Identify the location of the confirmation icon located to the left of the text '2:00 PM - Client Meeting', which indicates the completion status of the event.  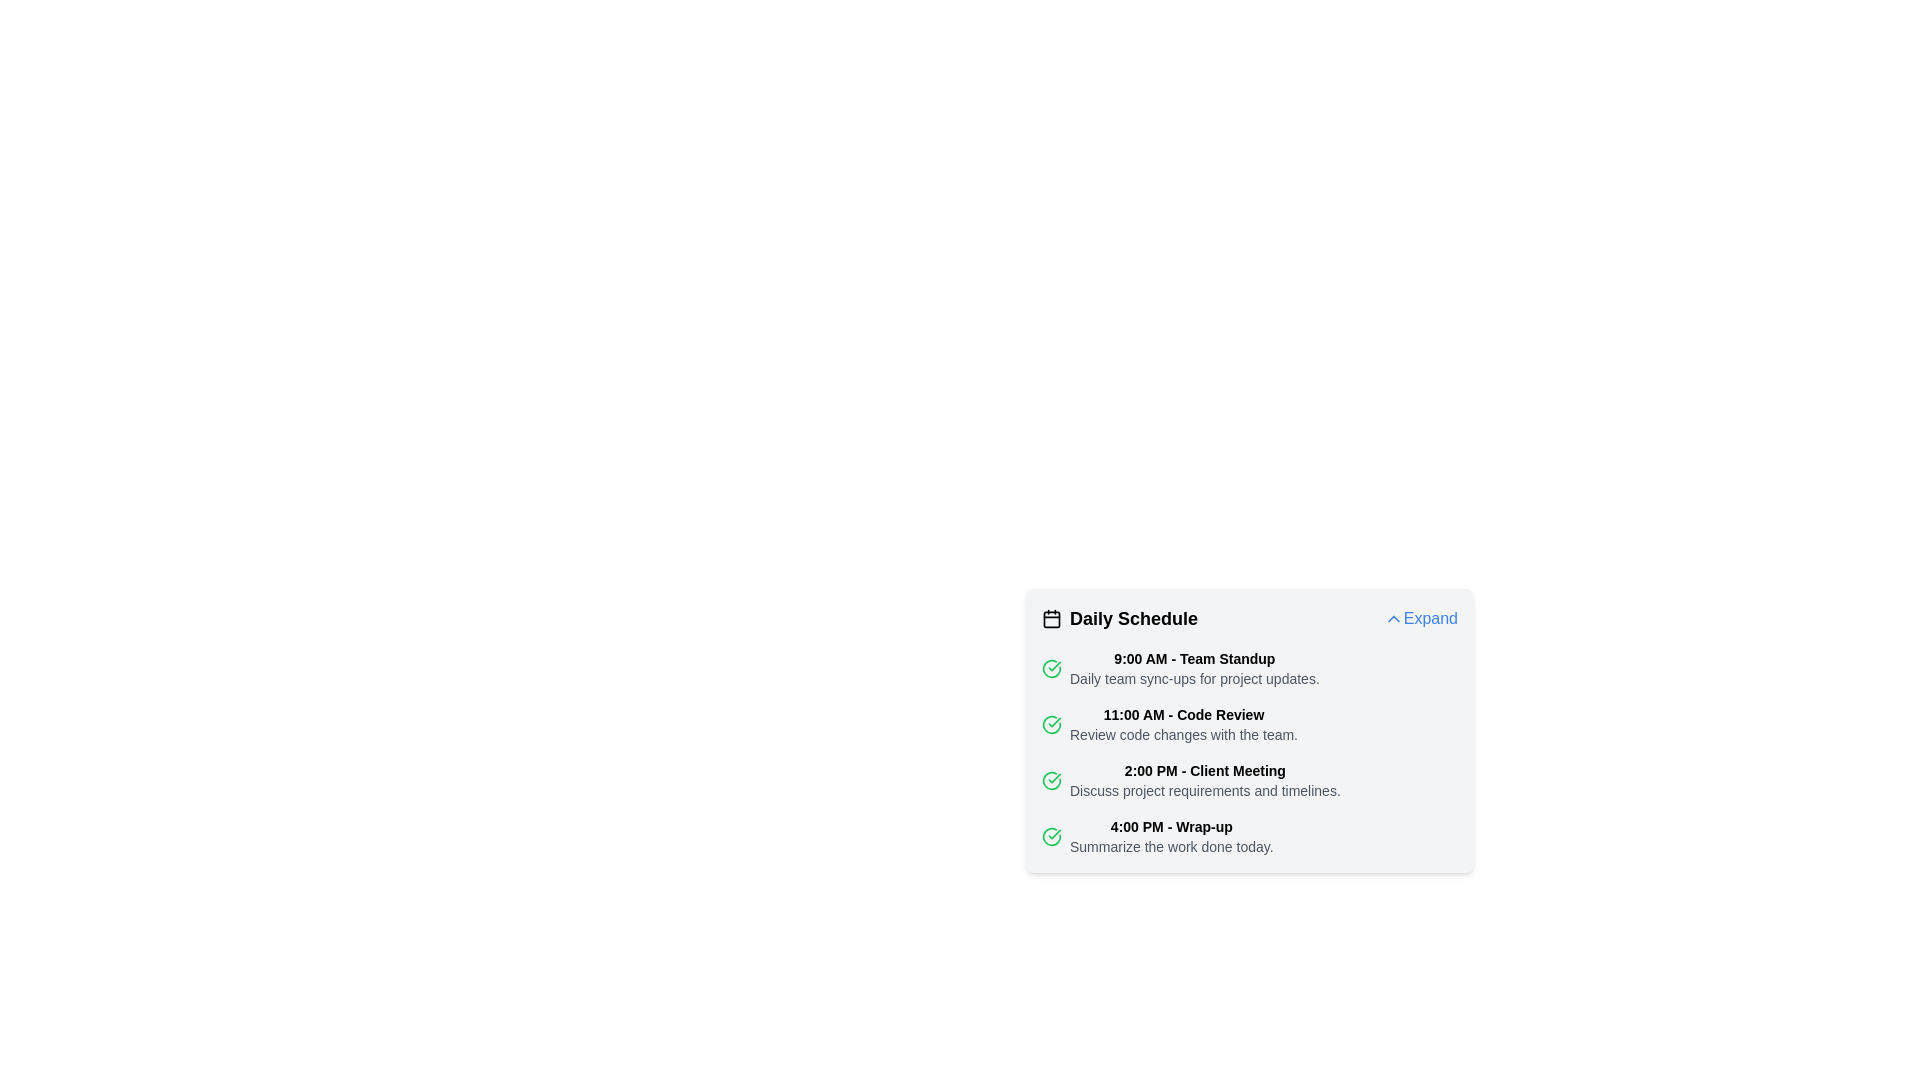
(1050, 779).